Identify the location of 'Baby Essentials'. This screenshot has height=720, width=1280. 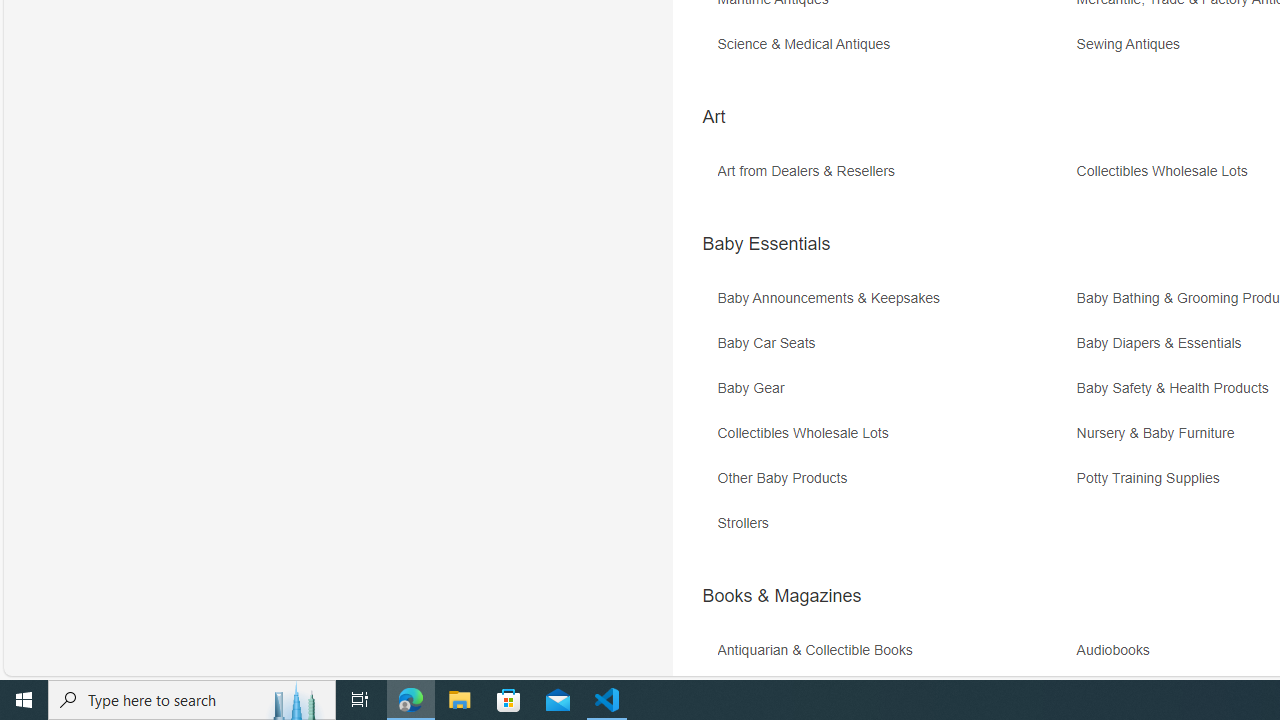
(765, 243).